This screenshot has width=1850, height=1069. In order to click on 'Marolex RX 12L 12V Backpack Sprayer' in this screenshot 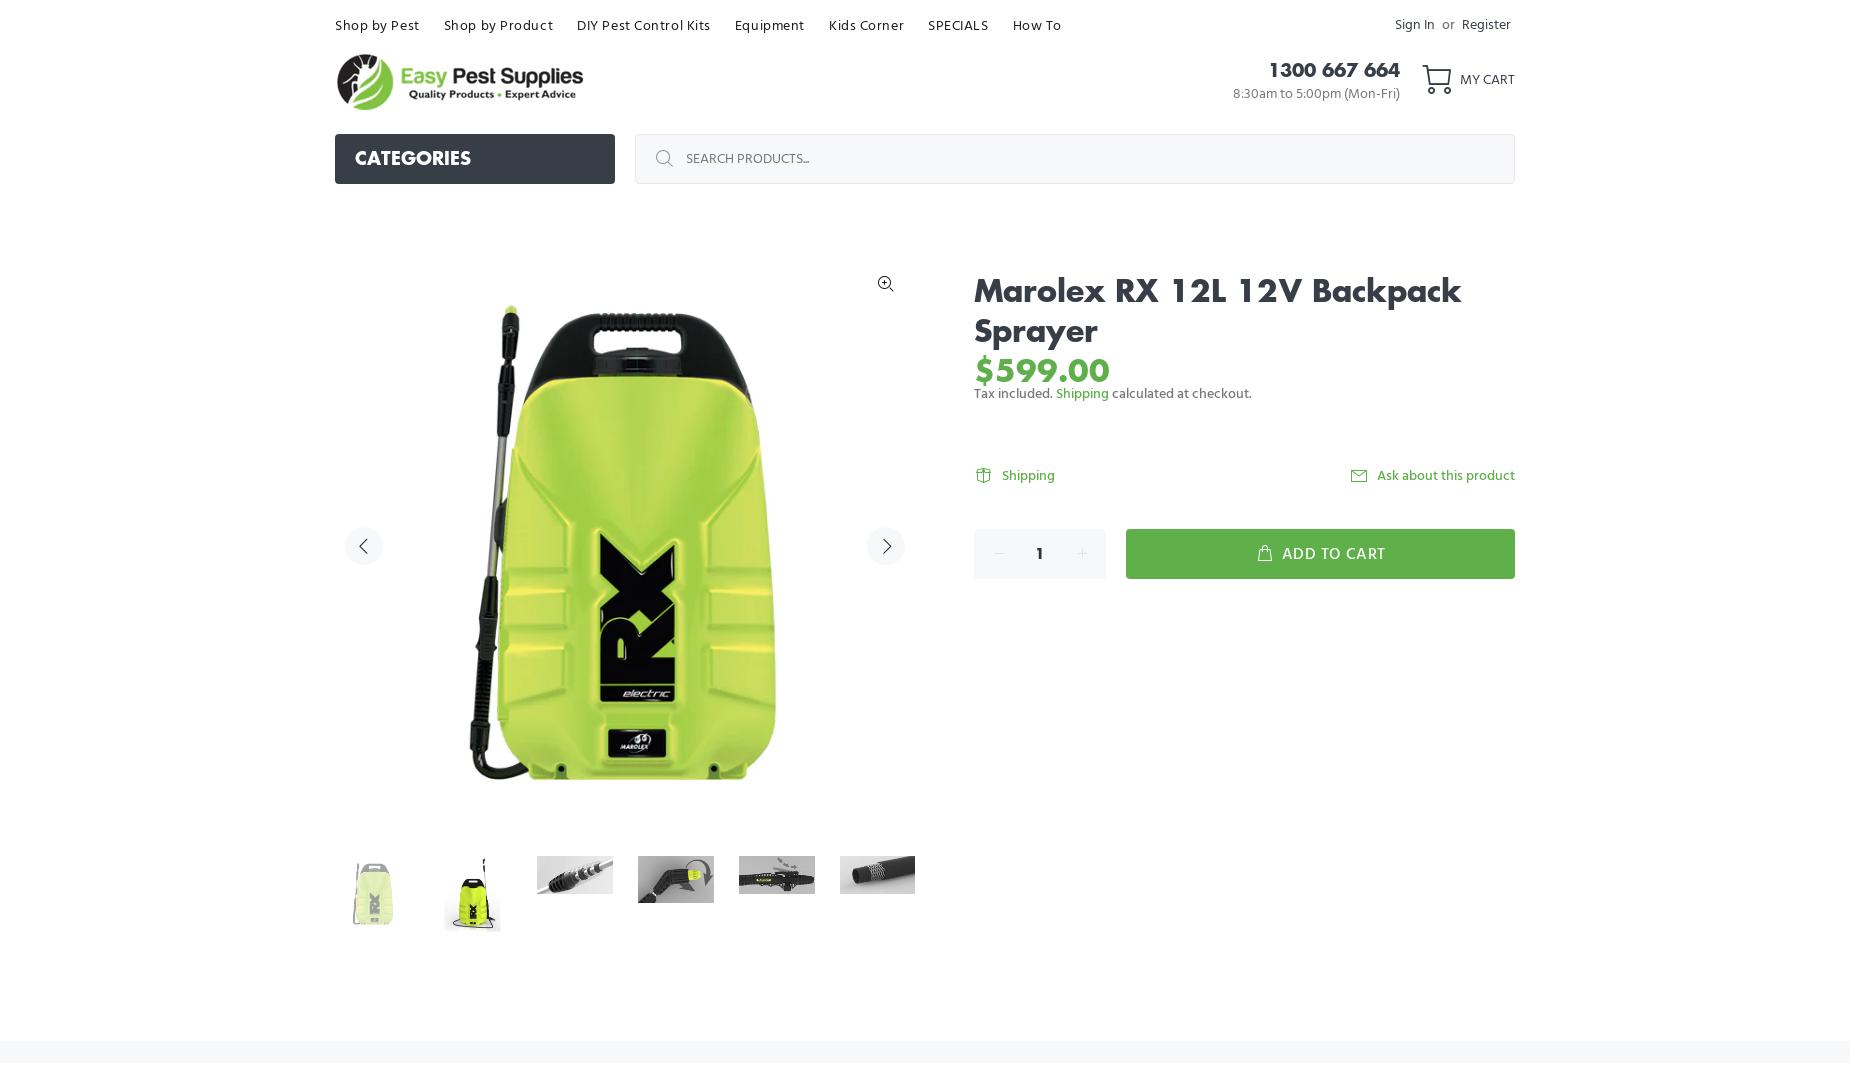, I will do `click(1216, 309)`.